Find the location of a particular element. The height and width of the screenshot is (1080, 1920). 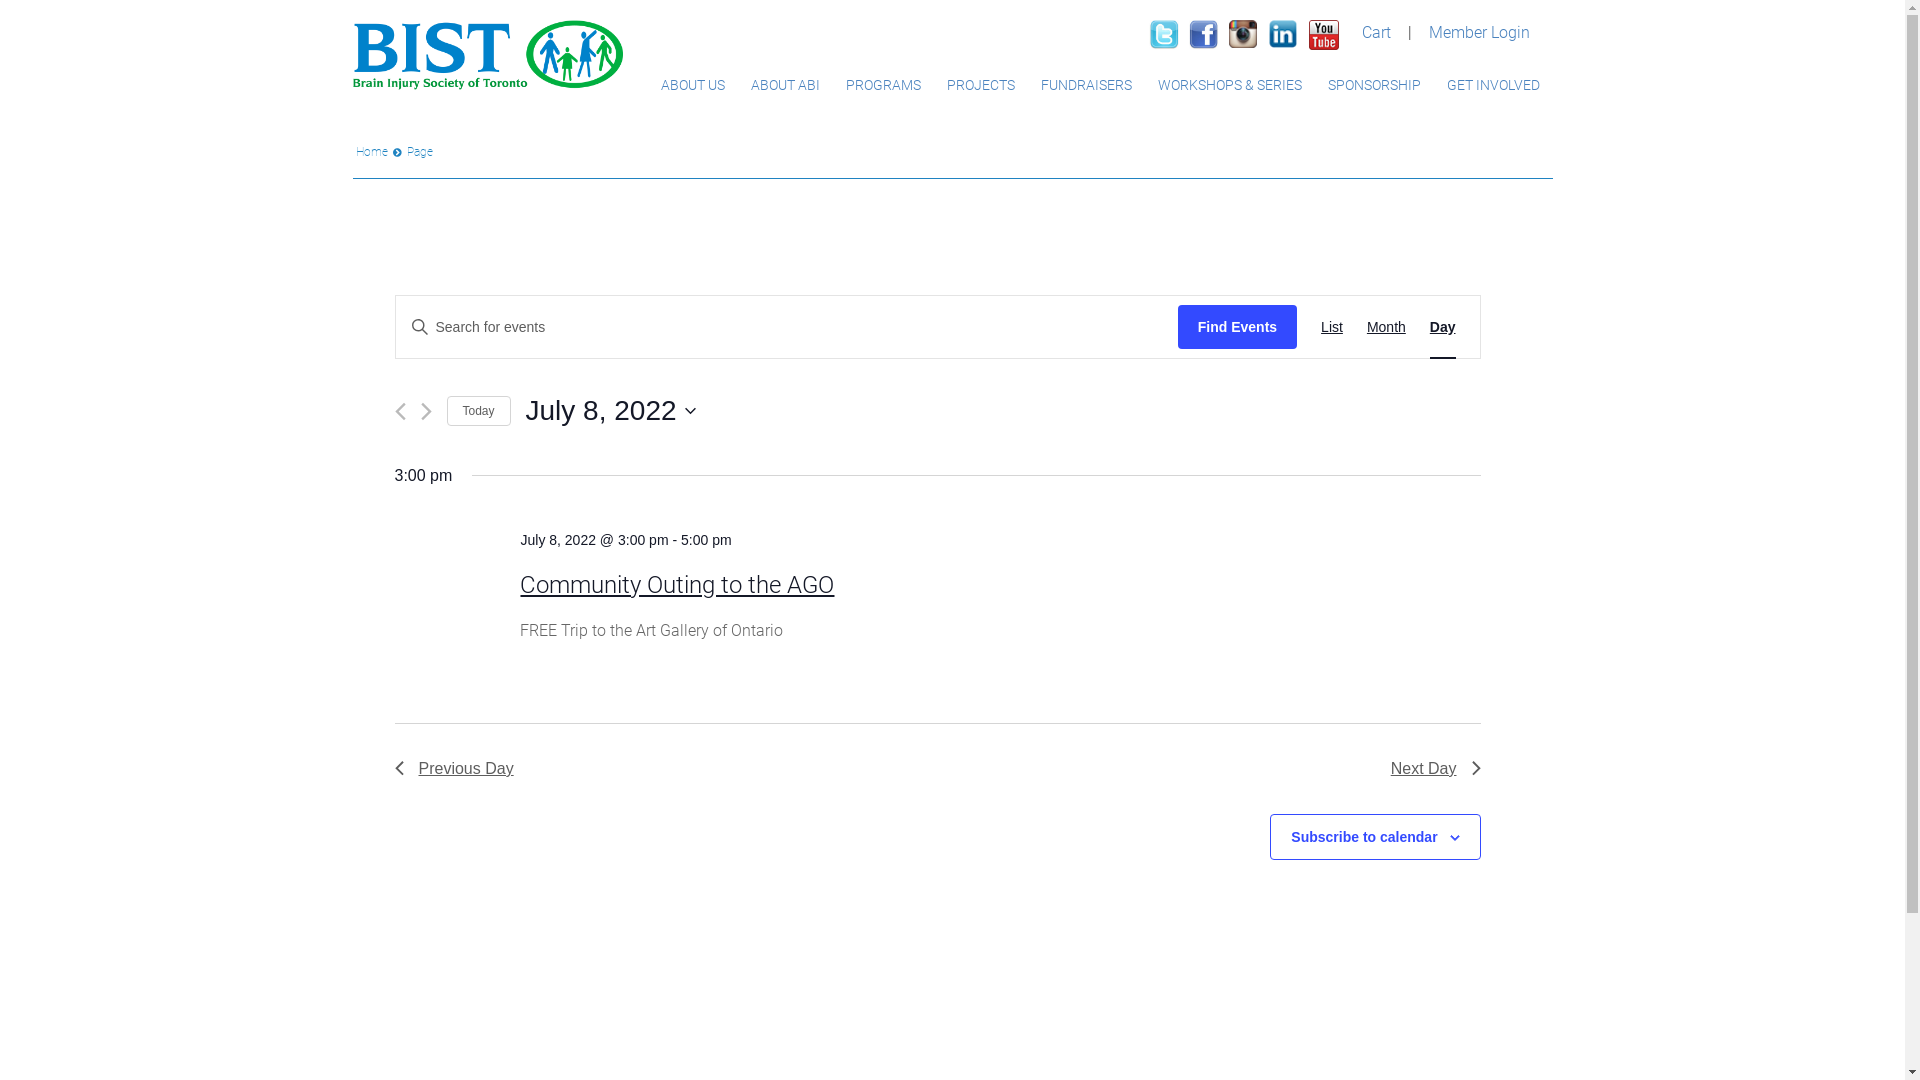

'July 8, 2022' is located at coordinates (609, 410).